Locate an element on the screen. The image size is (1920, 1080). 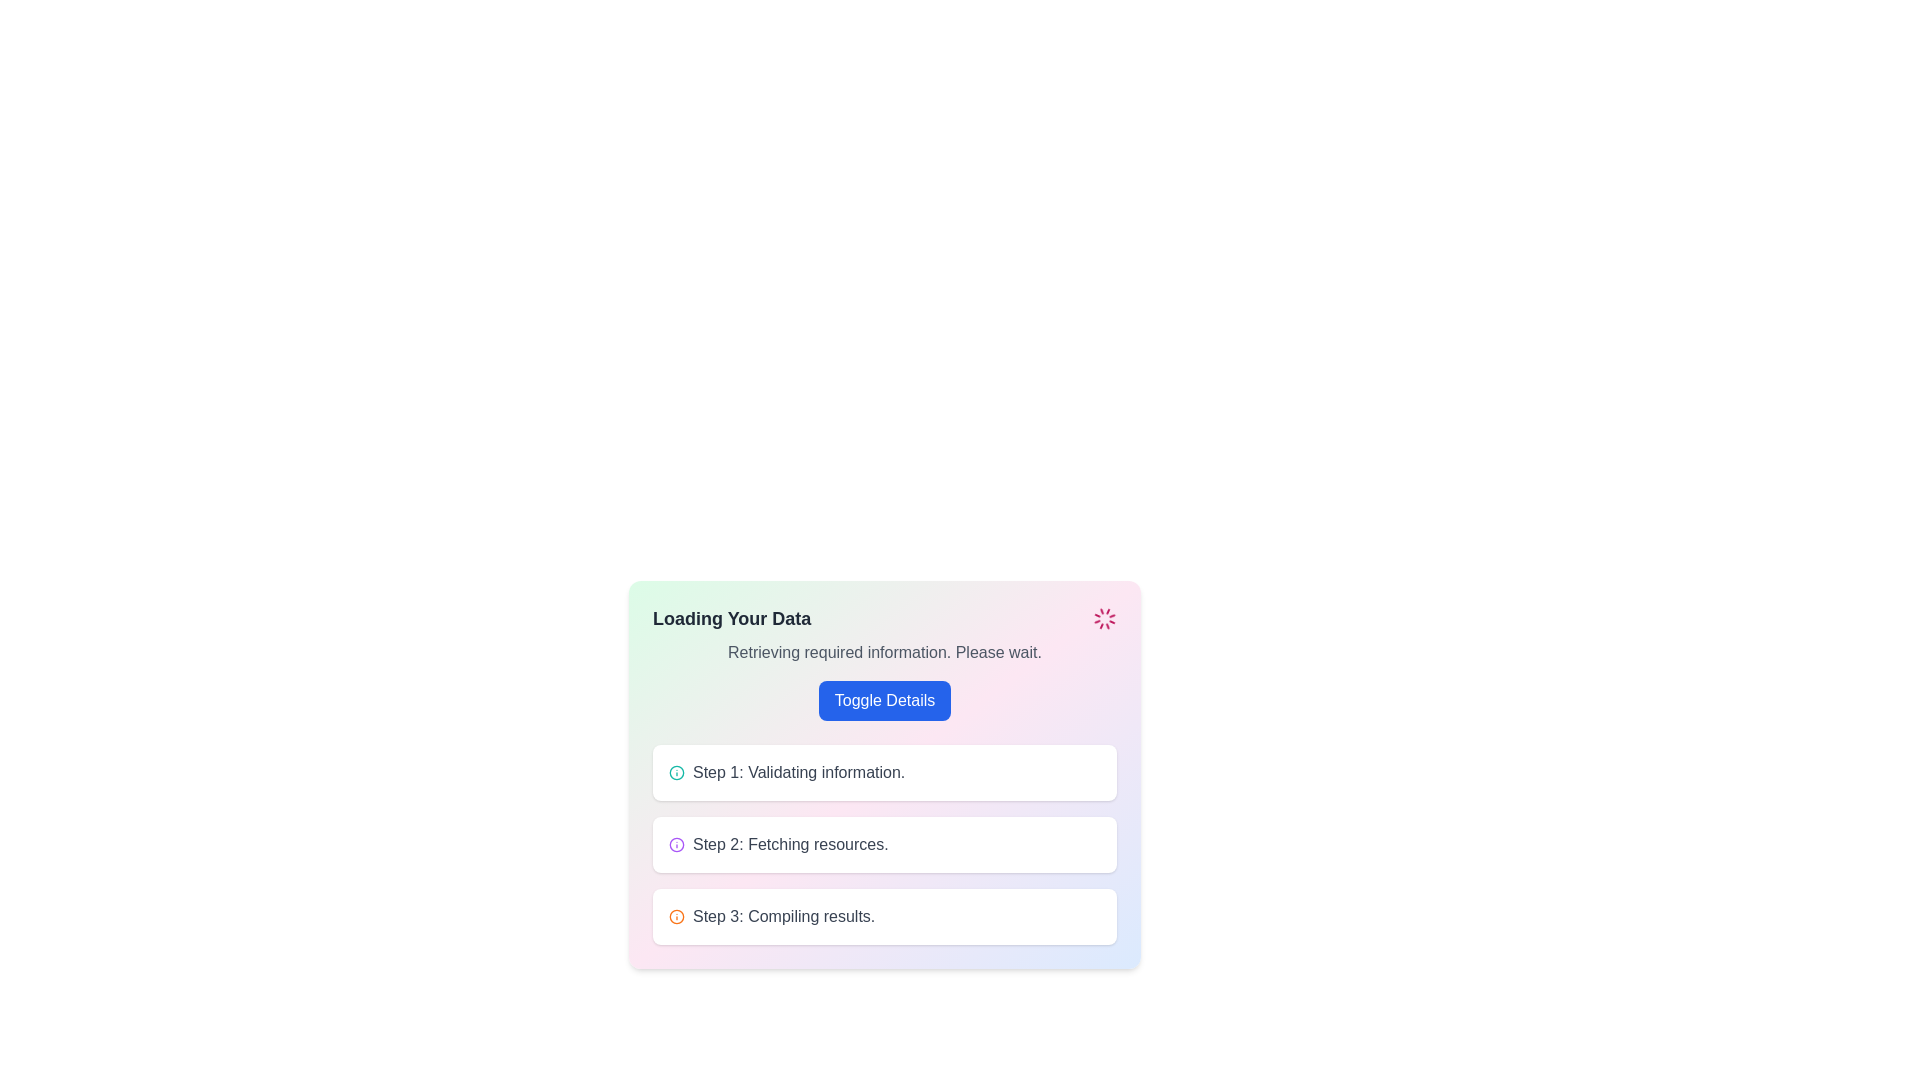
the individual icons for the three steps in the process: 'Step 1: Validating information', 'Step 2: Fetching resources', and 'Step 3: Compiling results', which are enclosed in white rounded rectangular boxes and located within a card near the bottom, beneath the 'Toggle Details' button is located at coordinates (883, 844).